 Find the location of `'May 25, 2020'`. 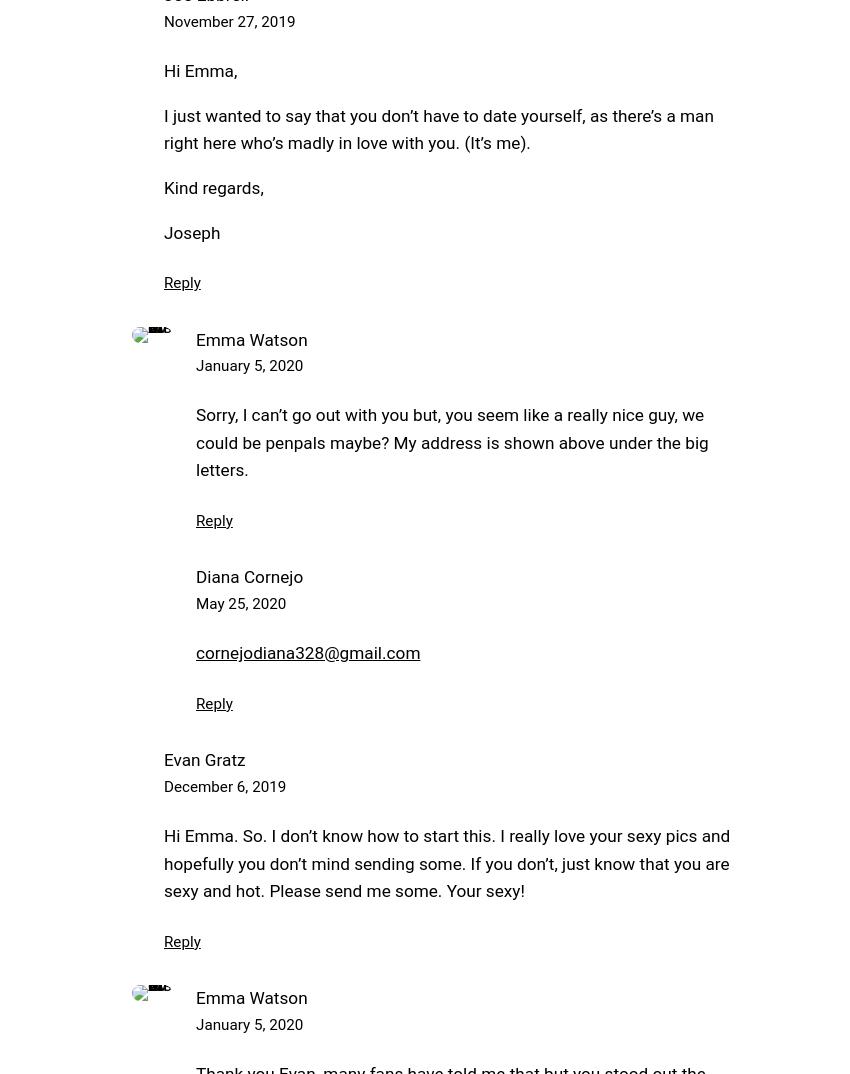

'May 25, 2020' is located at coordinates (240, 603).